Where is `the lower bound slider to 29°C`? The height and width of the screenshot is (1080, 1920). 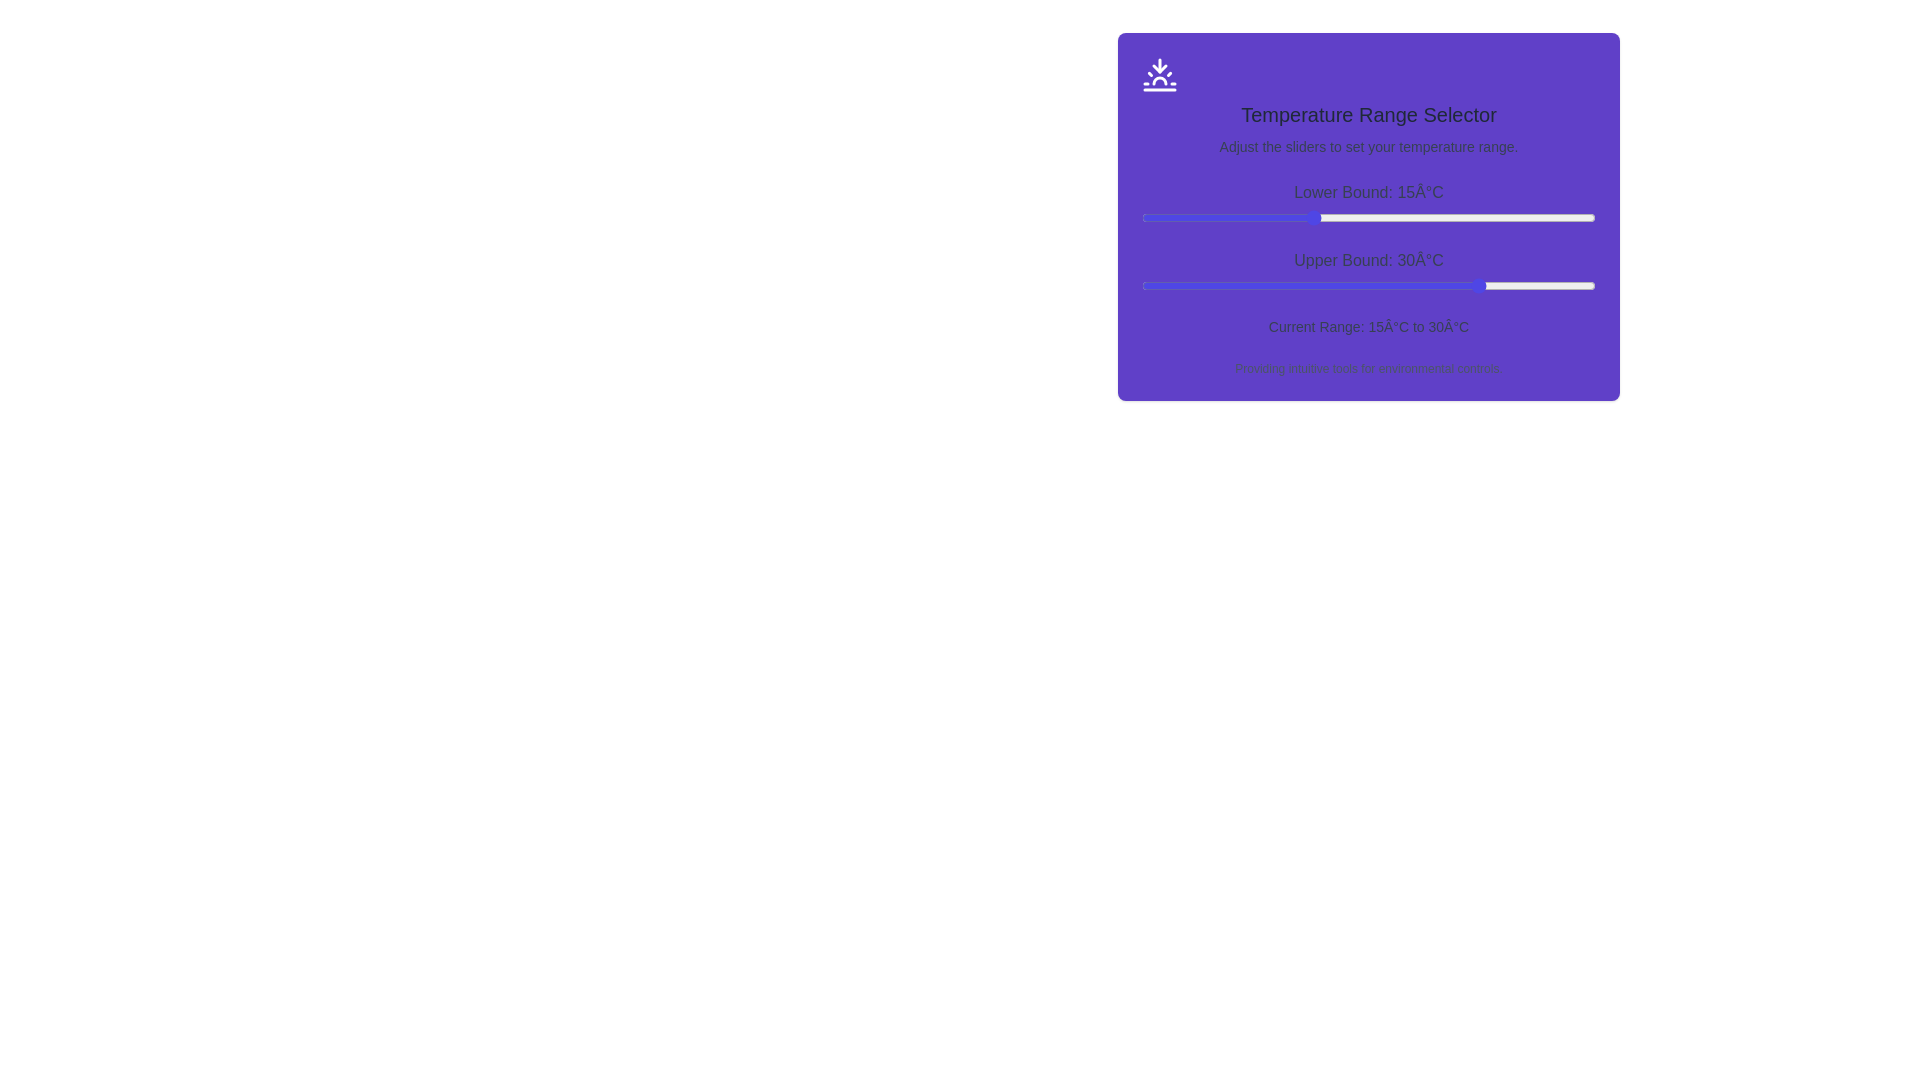 the lower bound slider to 29°C is located at coordinates (1471, 218).